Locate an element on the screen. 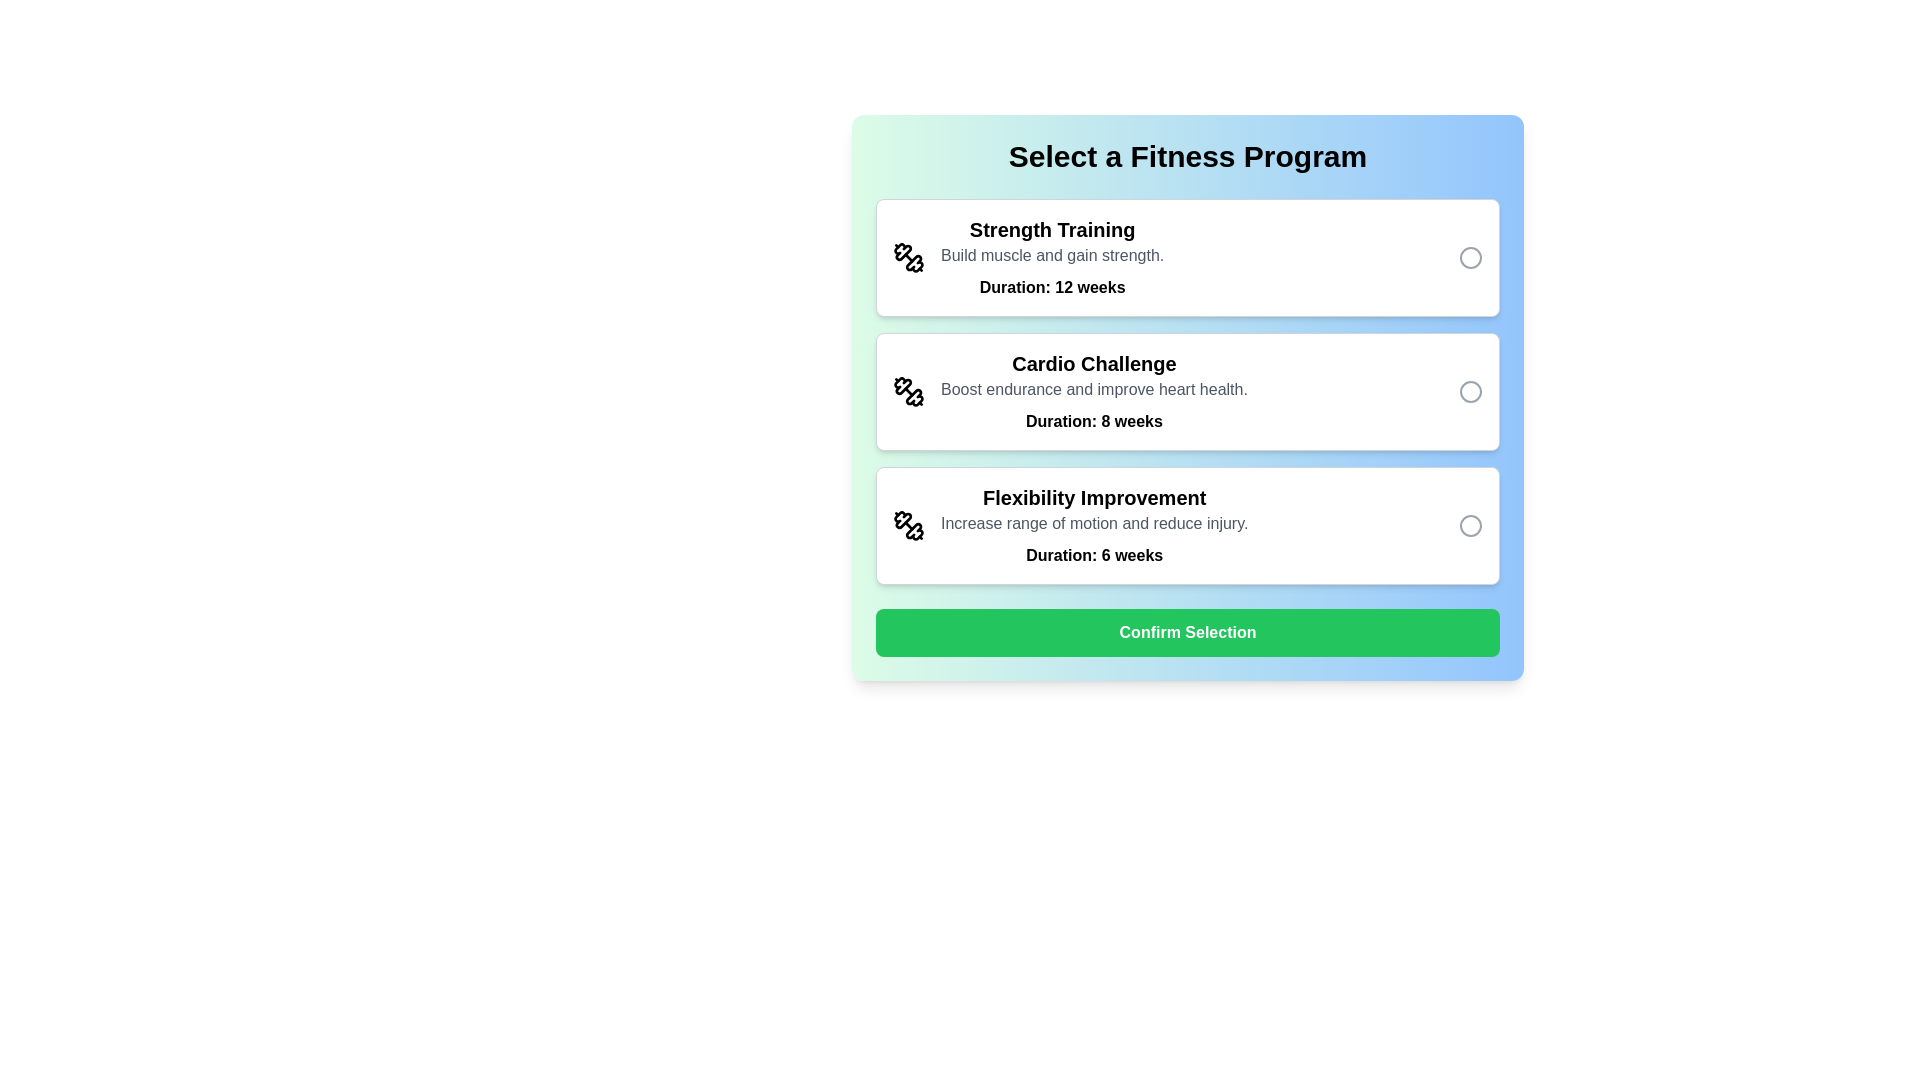 The height and width of the screenshot is (1080, 1920). the 'Strength Training' program text block located within the selectable card that has a dumbbell icon to its left, which is the first item in the vertically stacked list is located at coordinates (1051, 257).